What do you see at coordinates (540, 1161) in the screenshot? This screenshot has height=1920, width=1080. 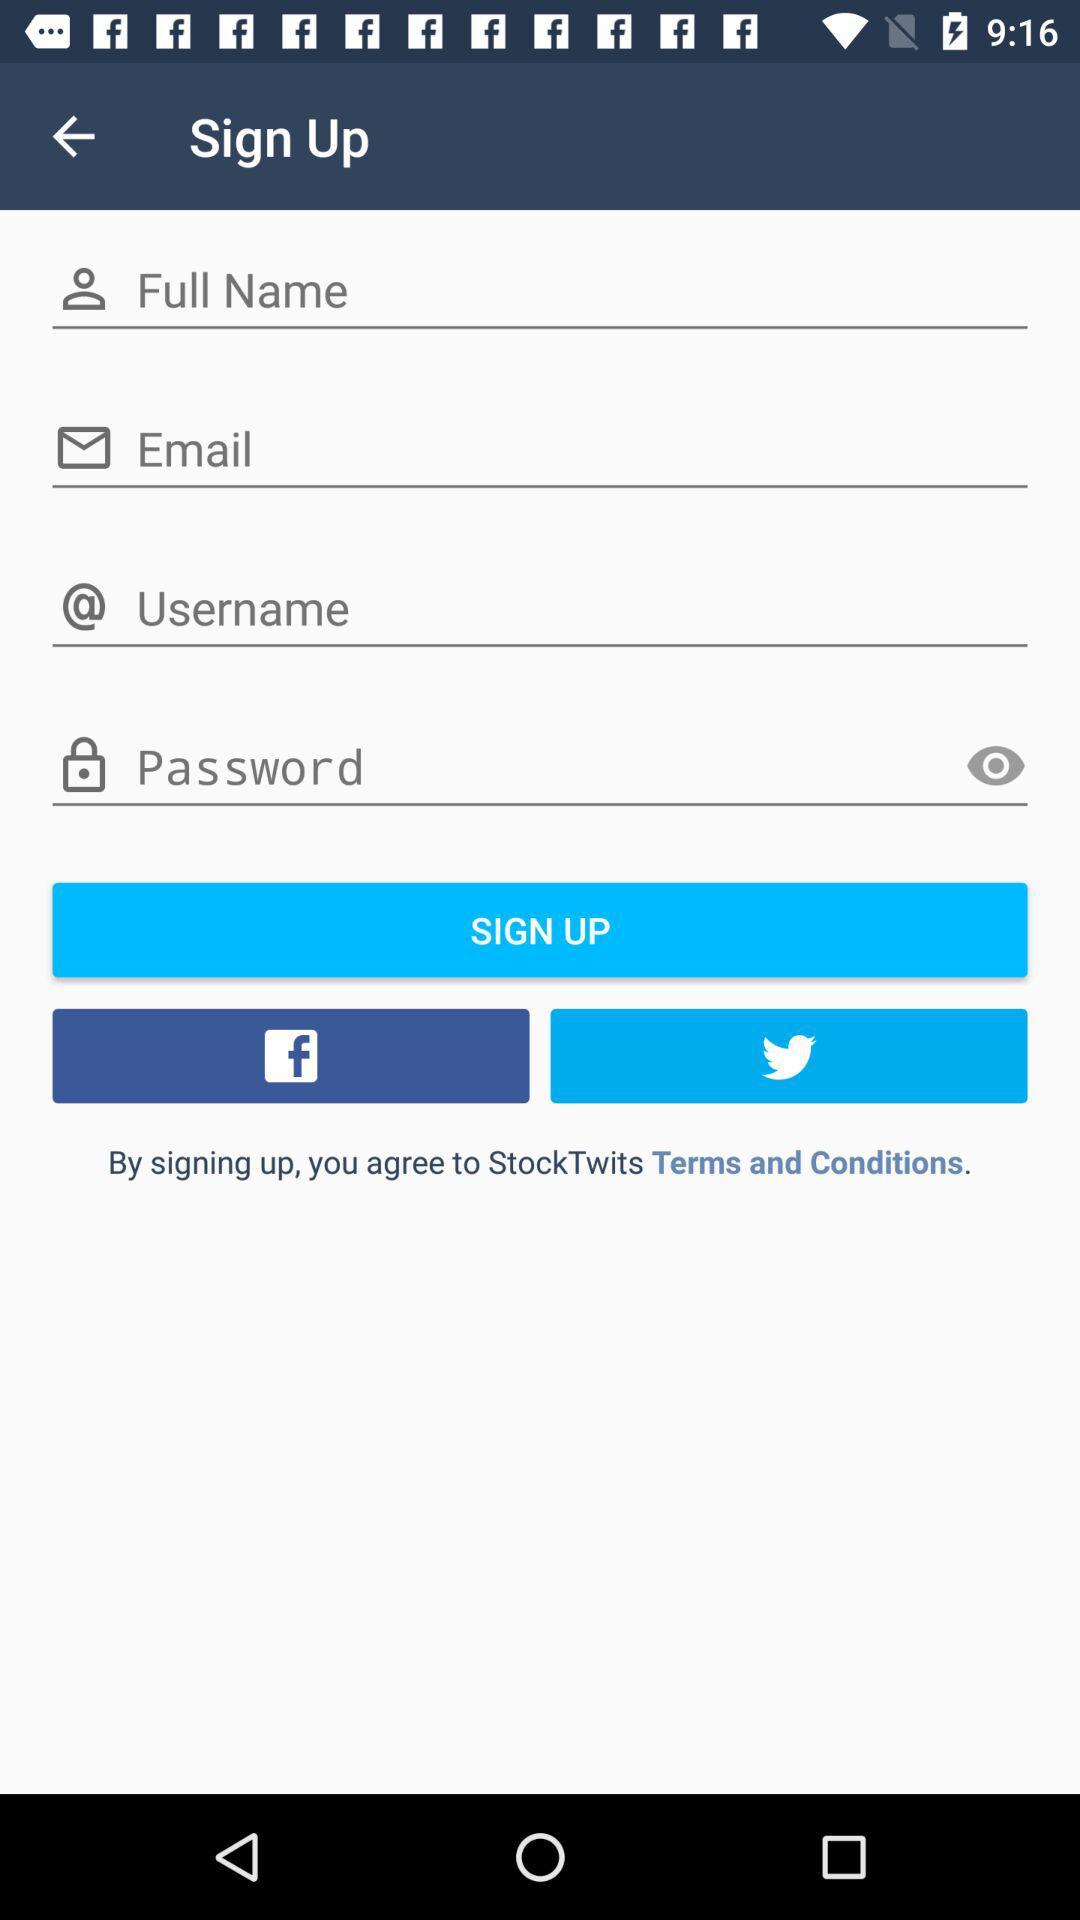 I see `the by signing up item` at bounding box center [540, 1161].